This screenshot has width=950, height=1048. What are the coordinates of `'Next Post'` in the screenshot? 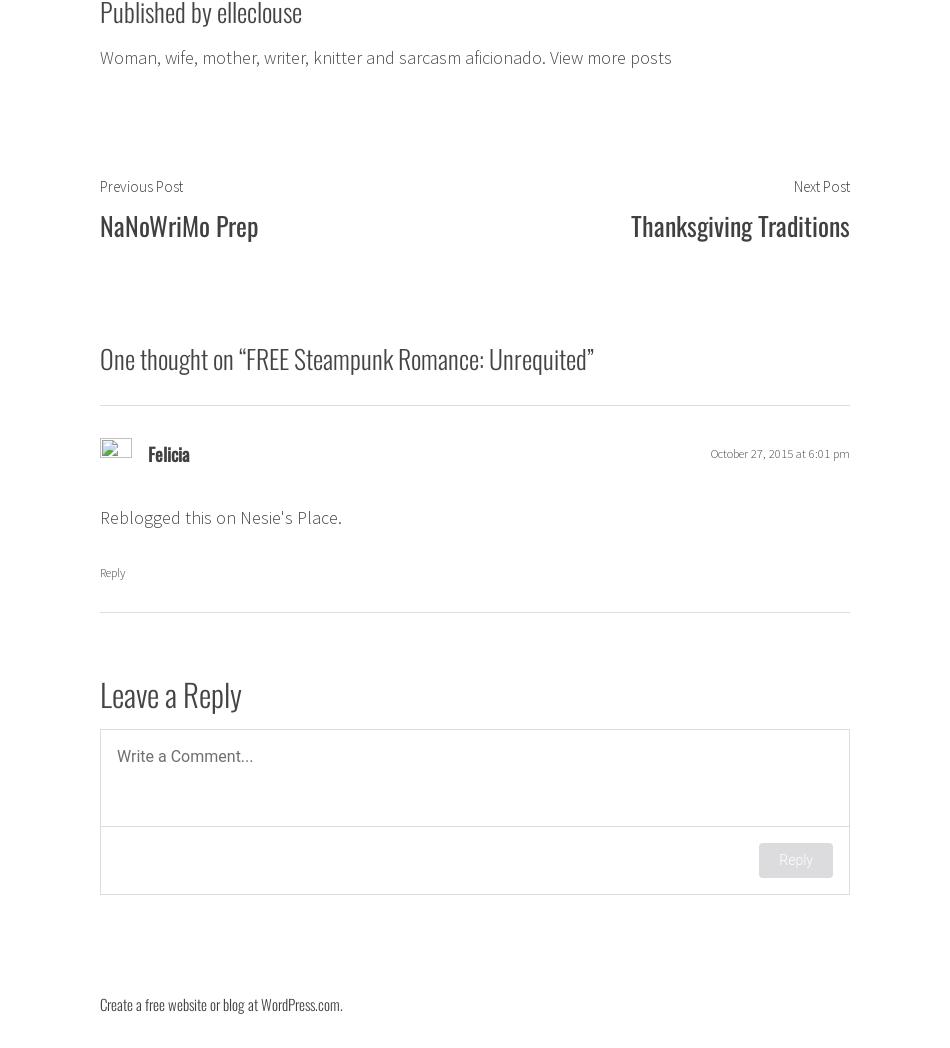 It's located at (821, 184).